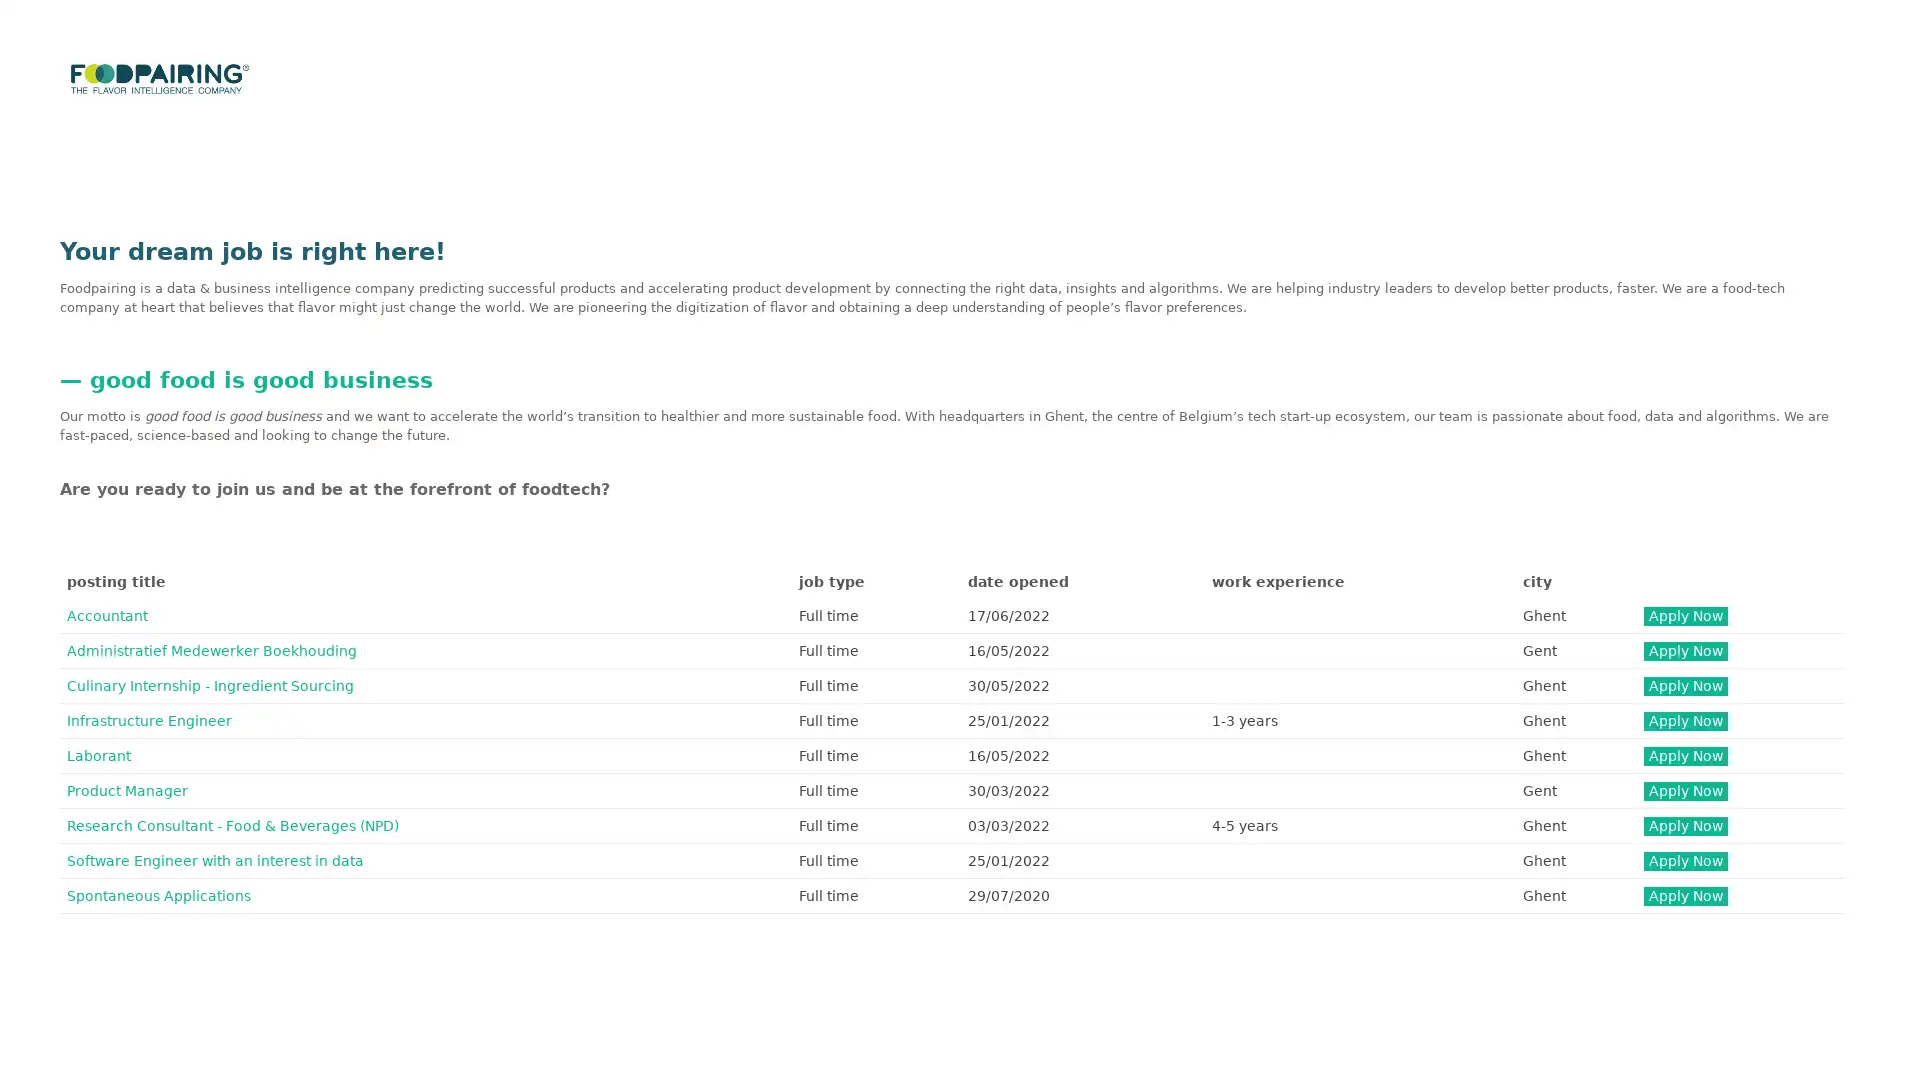 This screenshot has height=1080, width=1920. I want to click on Apply Now, so click(1683, 859).